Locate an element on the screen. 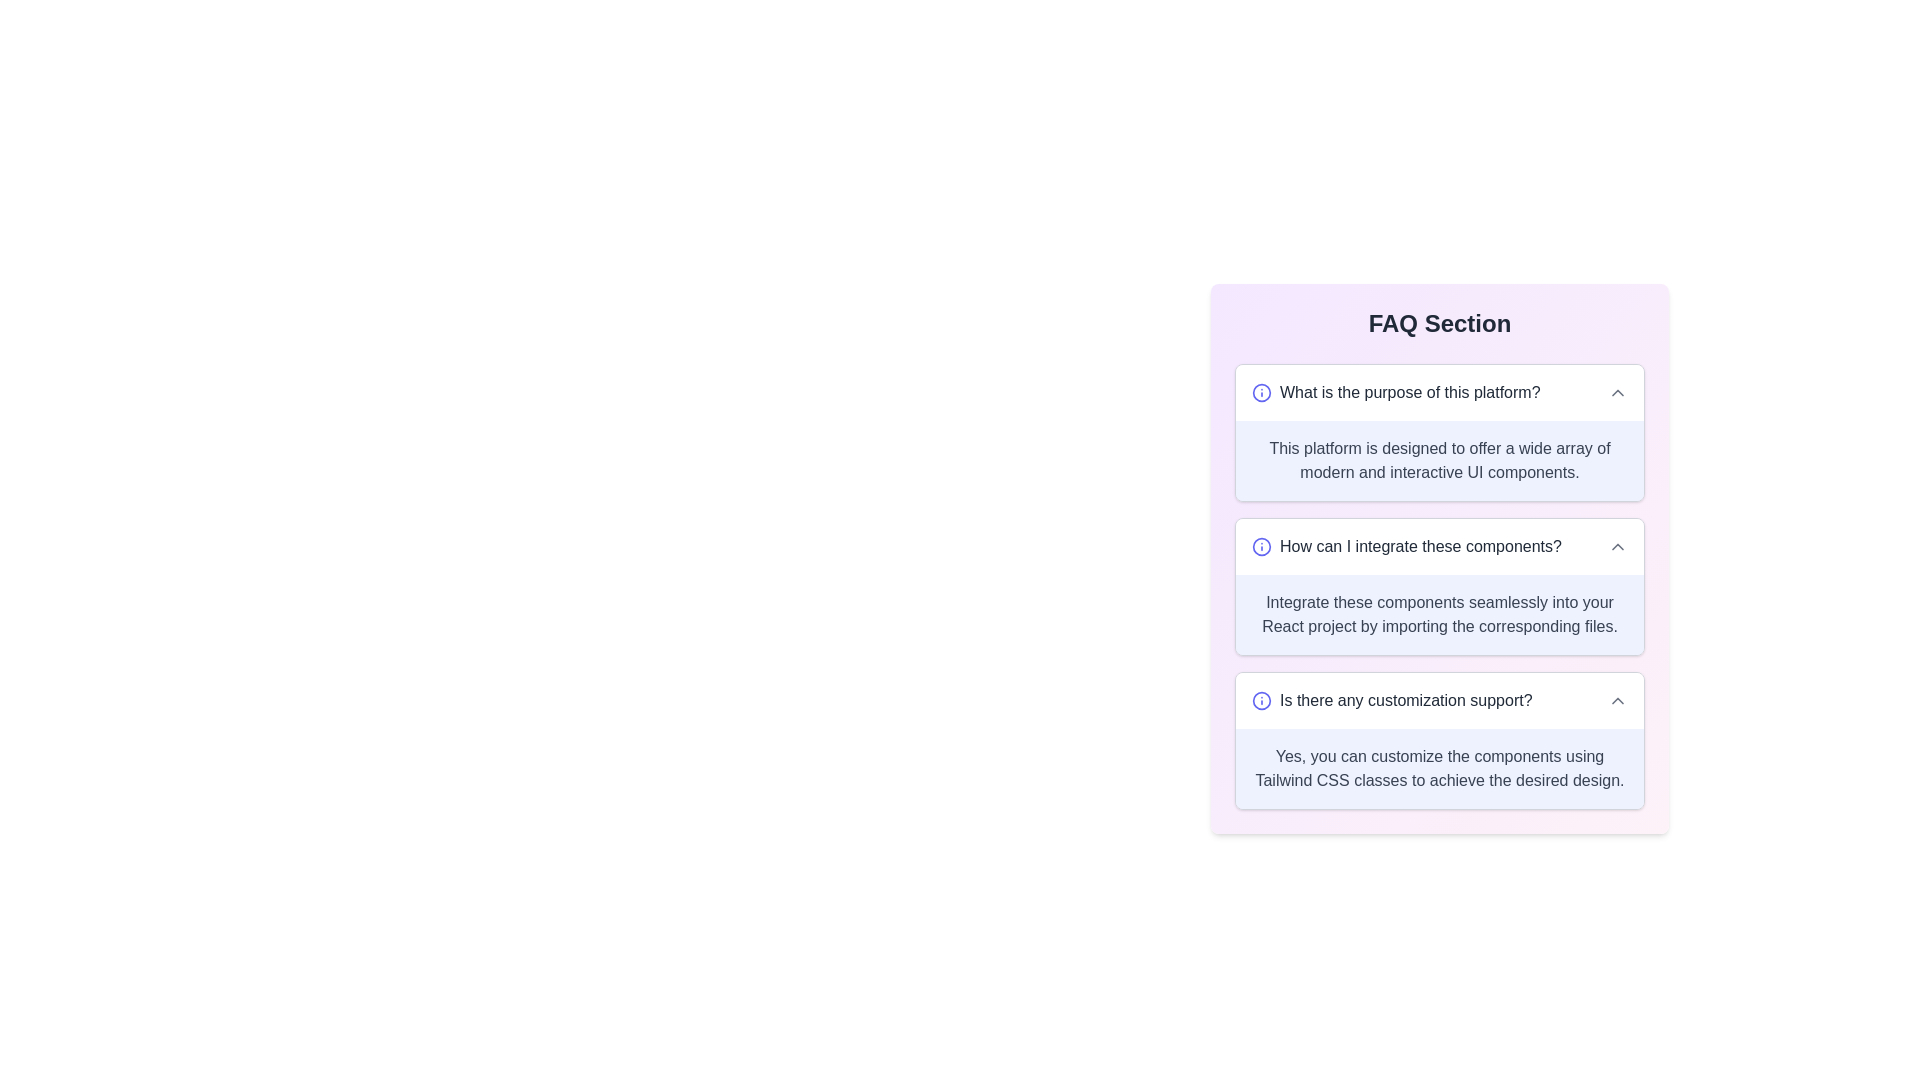 This screenshot has height=1080, width=1920. the small circular icon with an indigo outlined structure located next to the FAQ question 'What is the purpose of this platform?' is located at coordinates (1261, 393).